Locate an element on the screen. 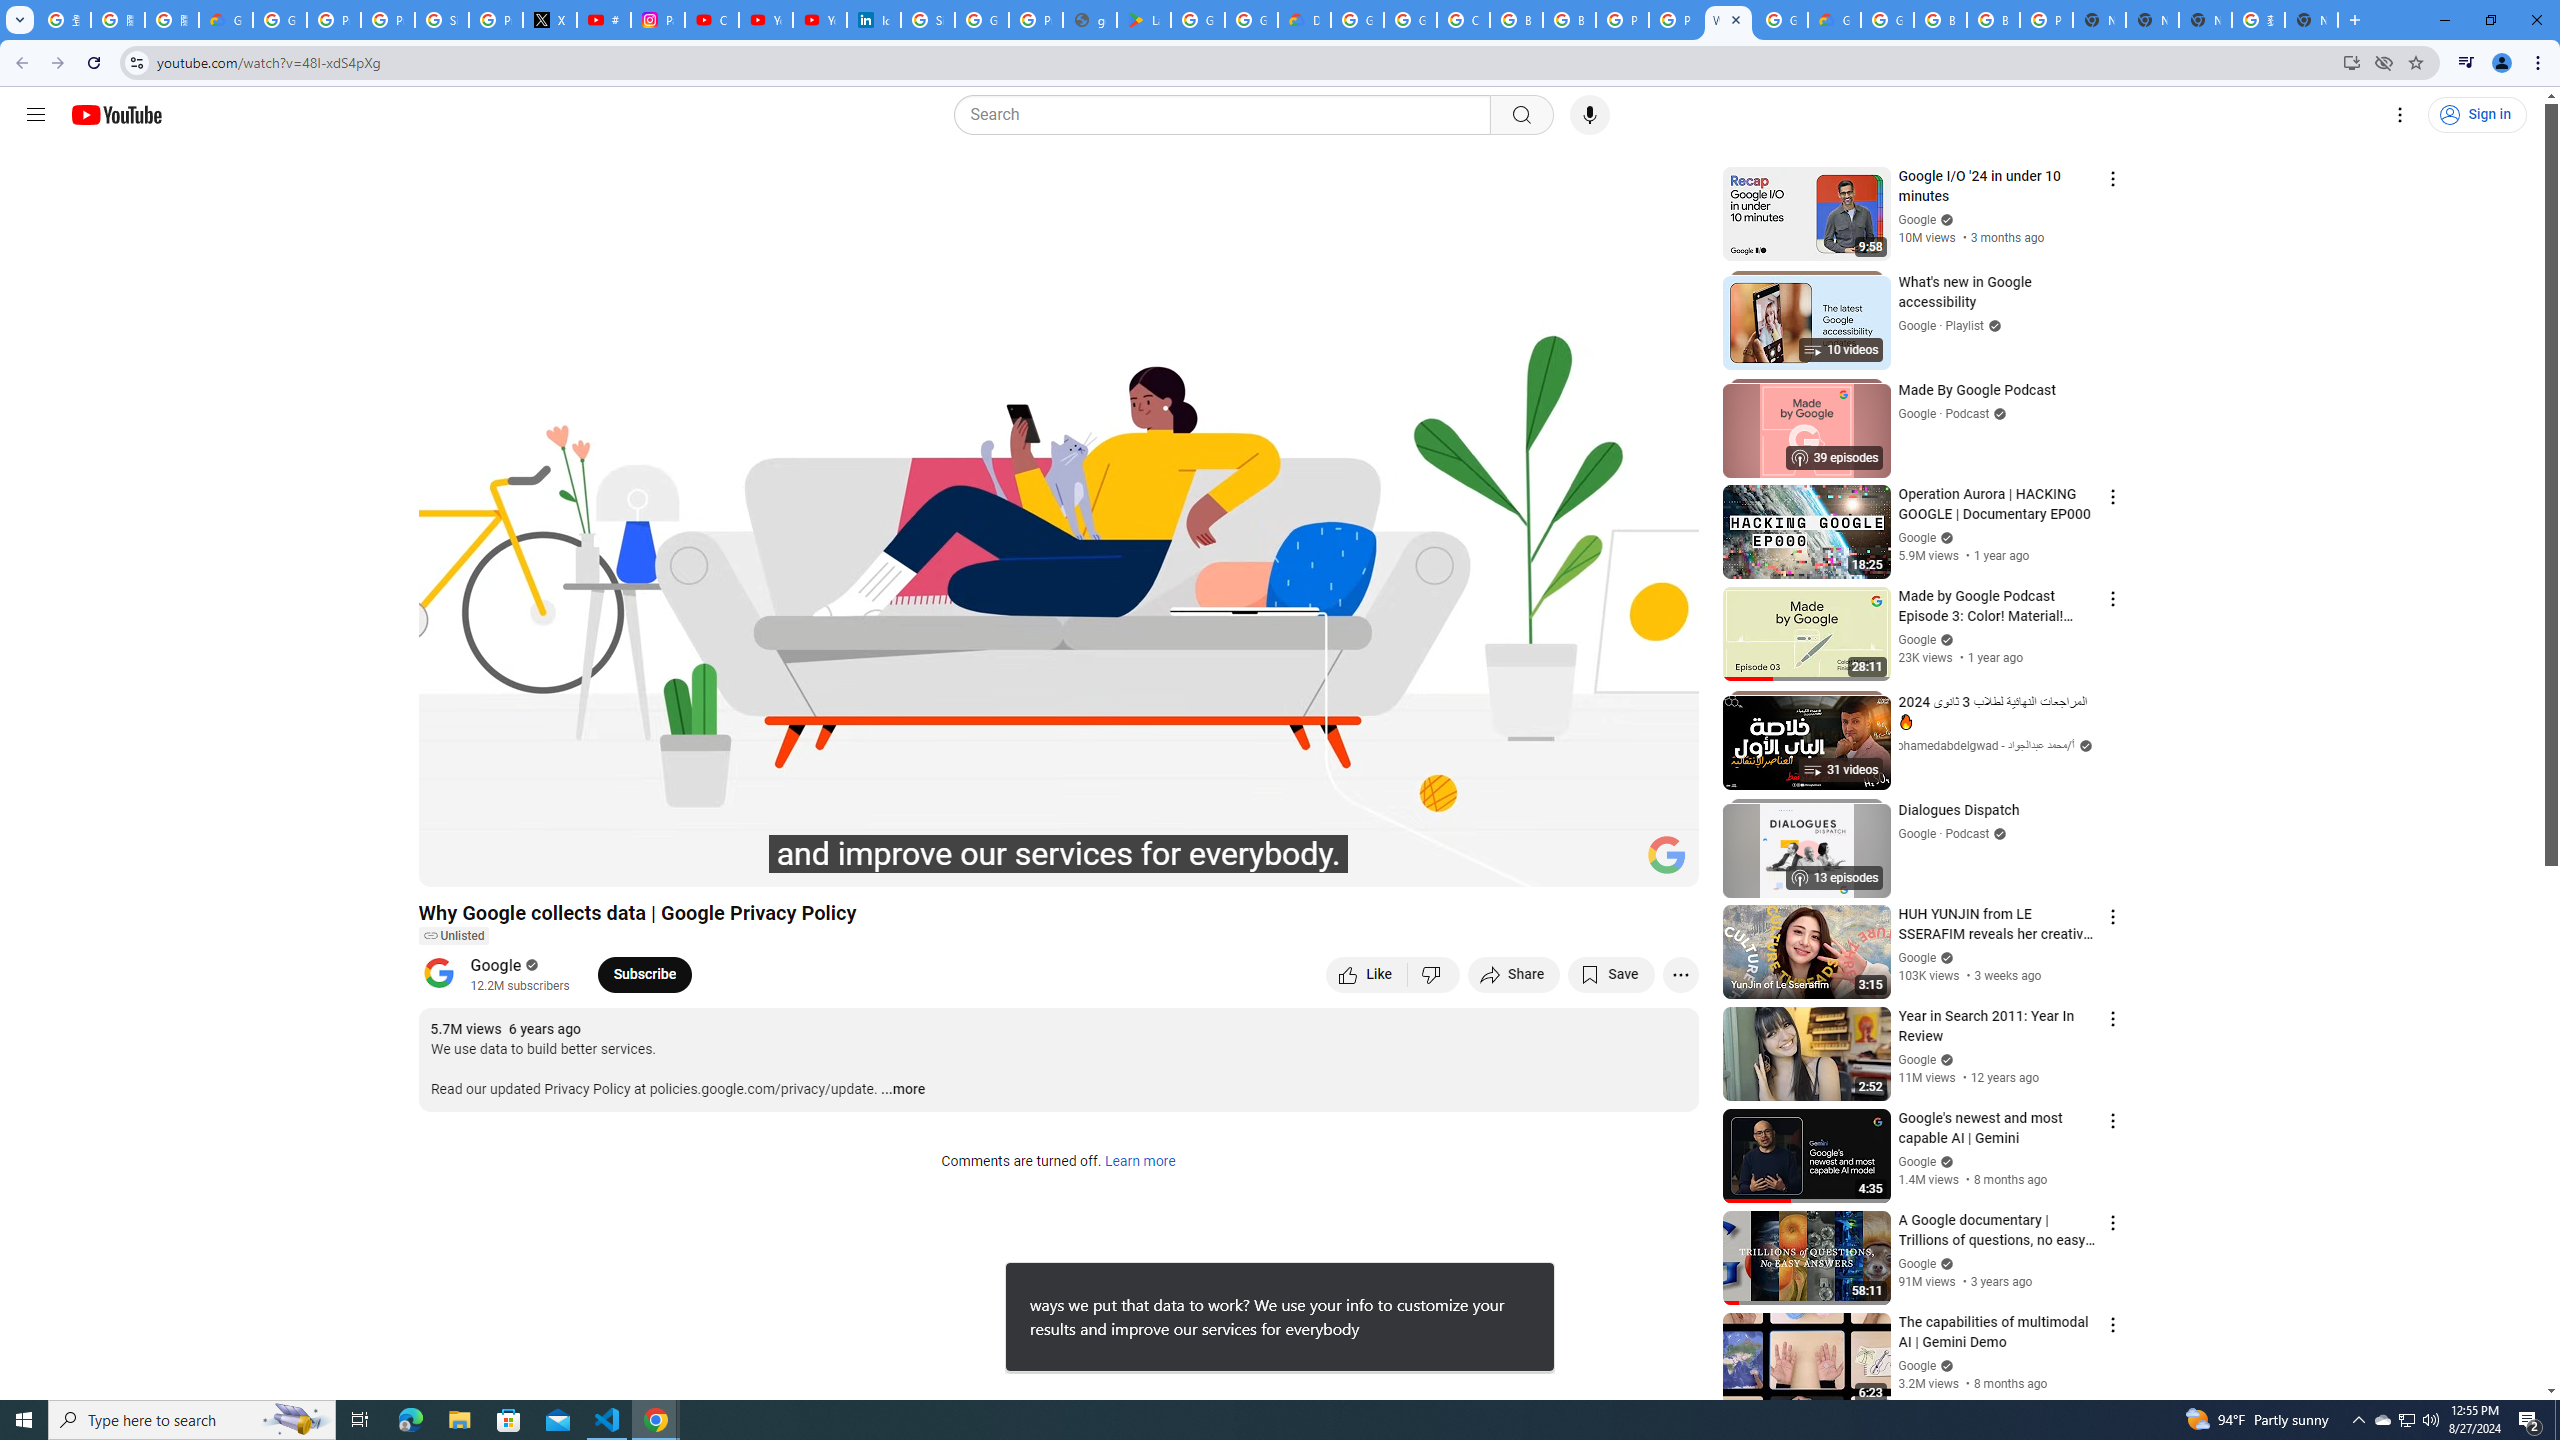 The width and height of the screenshot is (2560, 1440). 'Share' is located at coordinates (1513, 973).